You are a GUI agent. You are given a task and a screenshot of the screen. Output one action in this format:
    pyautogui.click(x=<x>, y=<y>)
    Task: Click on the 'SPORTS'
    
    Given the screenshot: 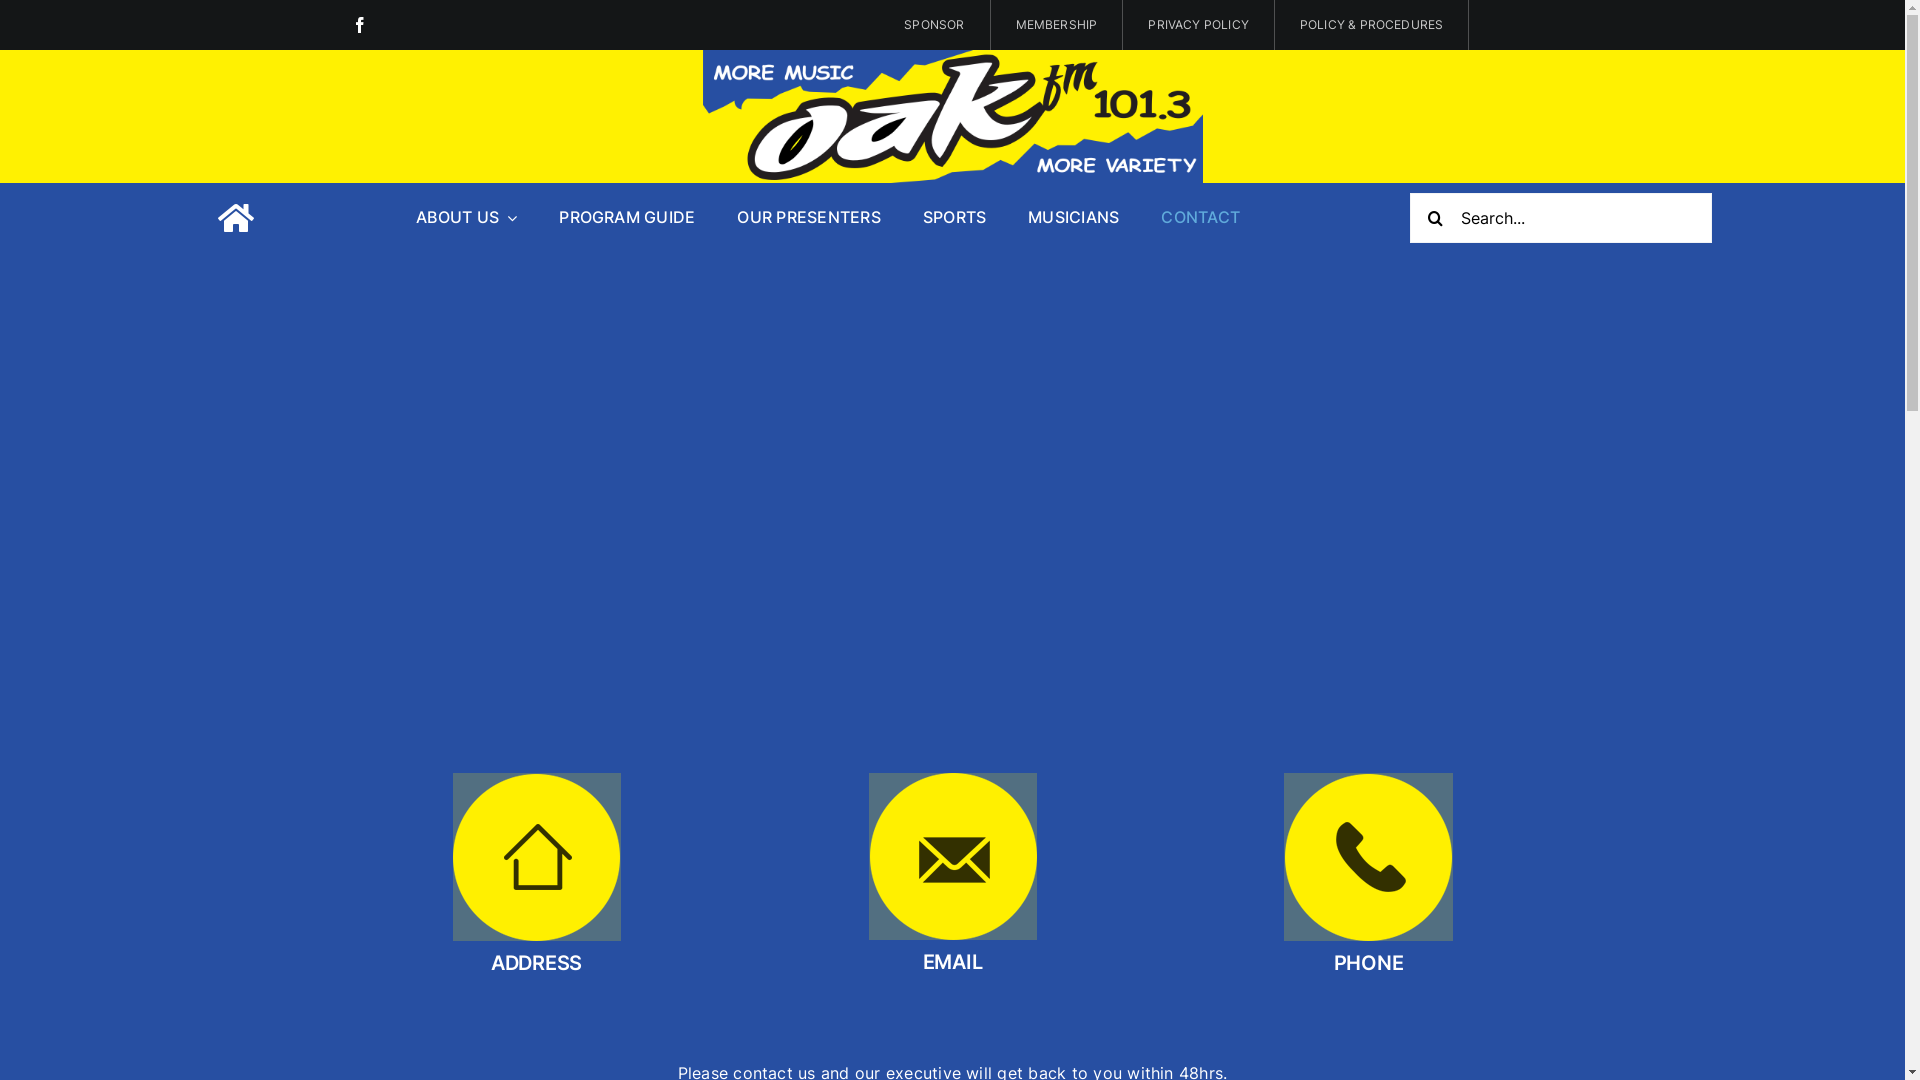 What is the action you would take?
    pyautogui.click(x=953, y=218)
    